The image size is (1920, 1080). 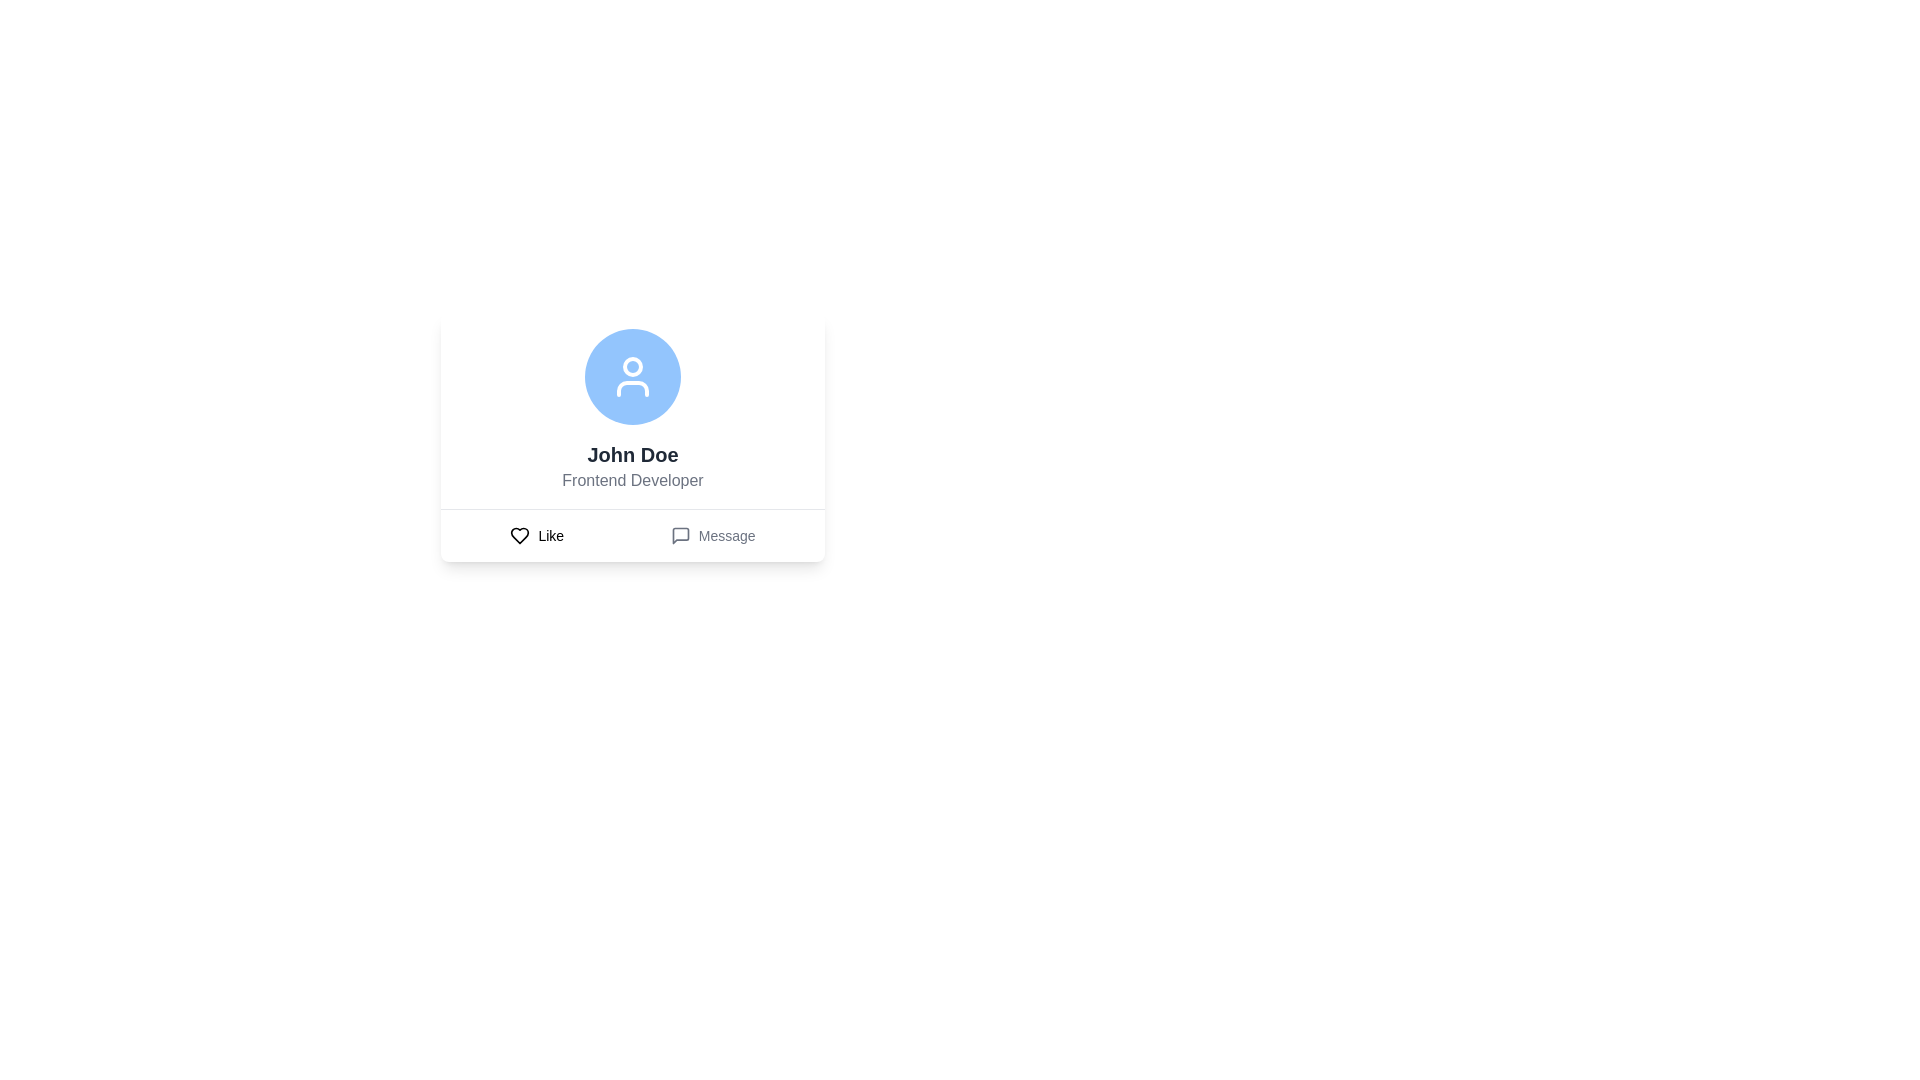 What do you see at coordinates (520, 535) in the screenshot?
I see `the 'Like' icon located at the bottom-left corner of John Doe's profile card` at bounding box center [520, 535].